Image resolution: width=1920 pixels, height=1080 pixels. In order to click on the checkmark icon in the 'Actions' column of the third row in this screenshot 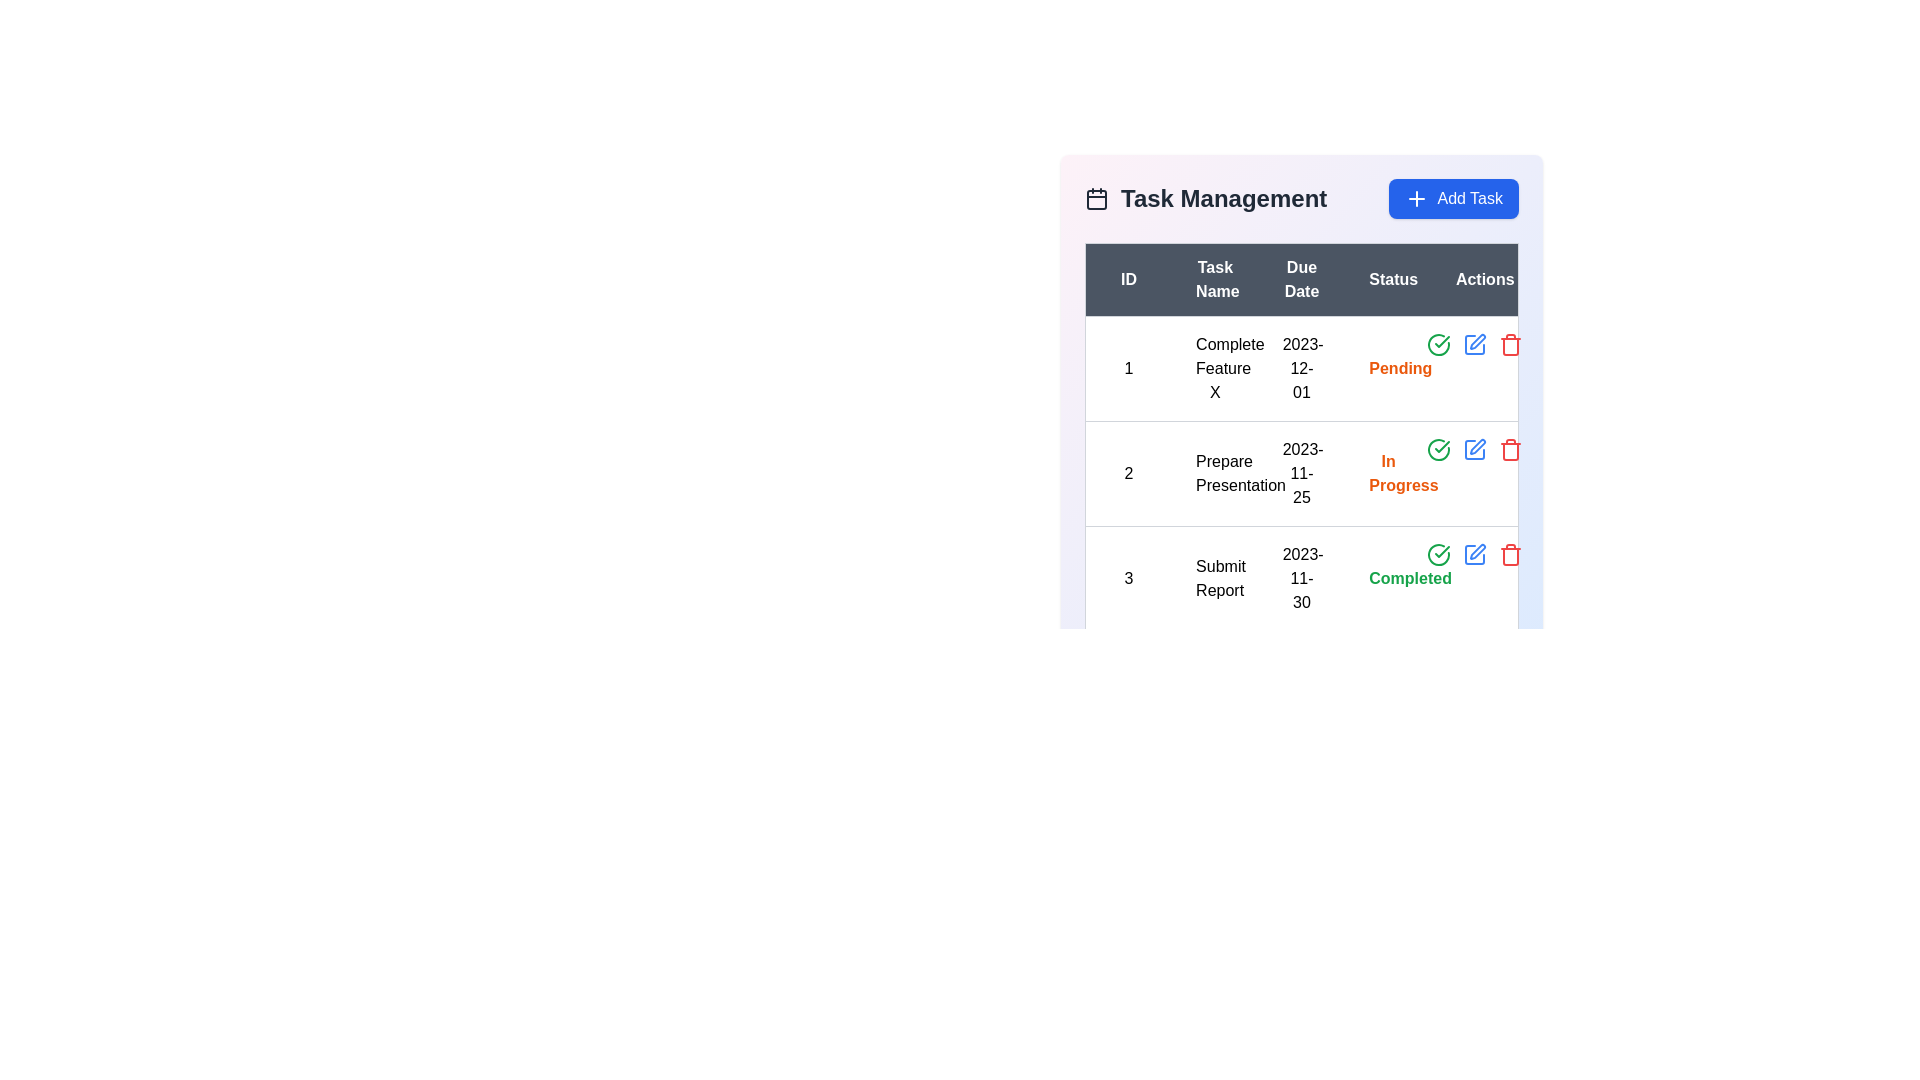, I will do `click(1442, 446)`.